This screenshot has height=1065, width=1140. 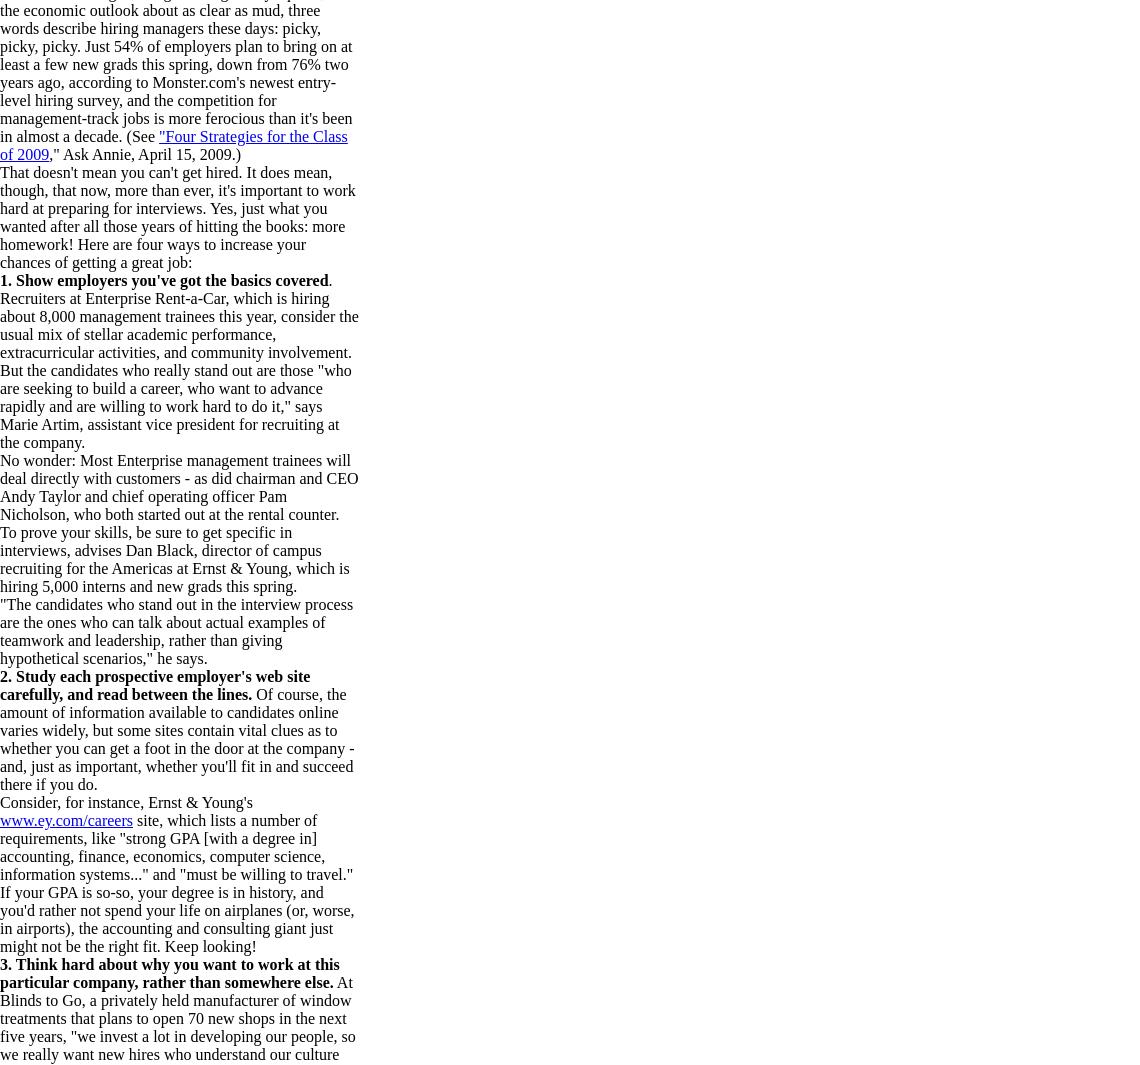 I want to click on 'To prove your skills, be sure to get specific in interviews, advises Dan Black, director of campus recruiting for the Americas at Ernst & Young, which is hiring 5,000 interns and new grads this spring.', so click(x=174, y=559).